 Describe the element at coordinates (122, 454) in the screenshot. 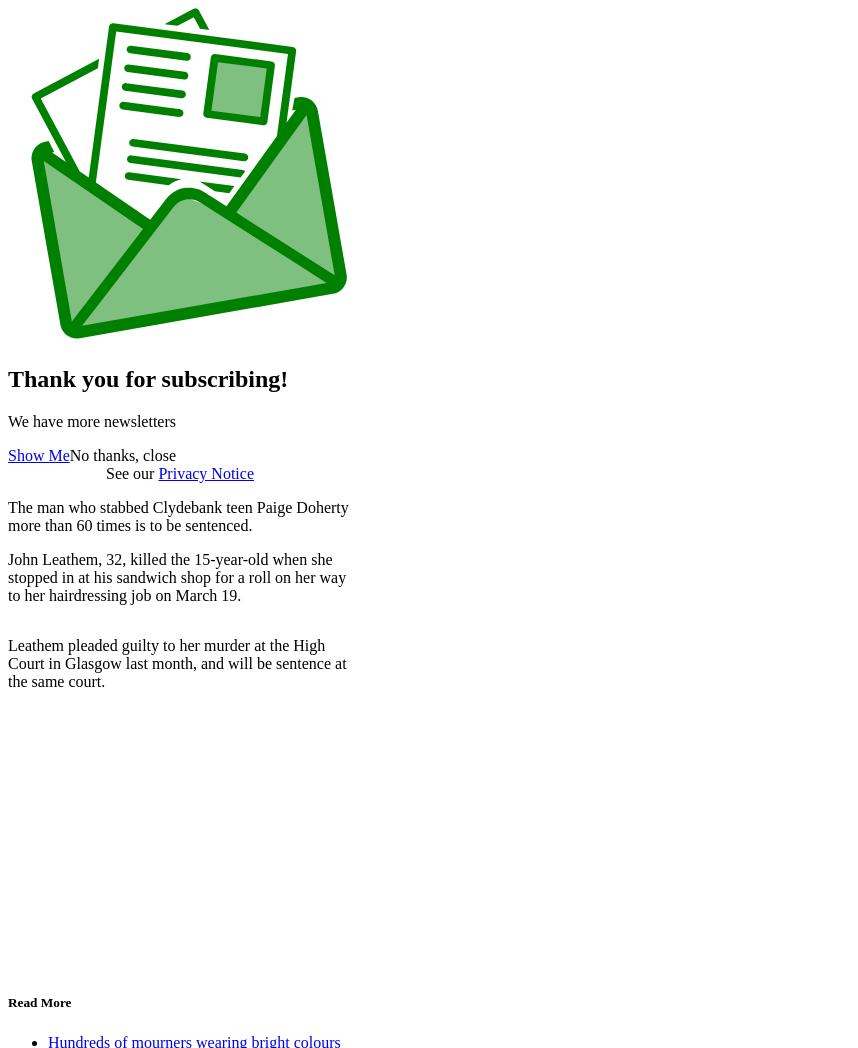

I see `'No thanks, close'` at that location.